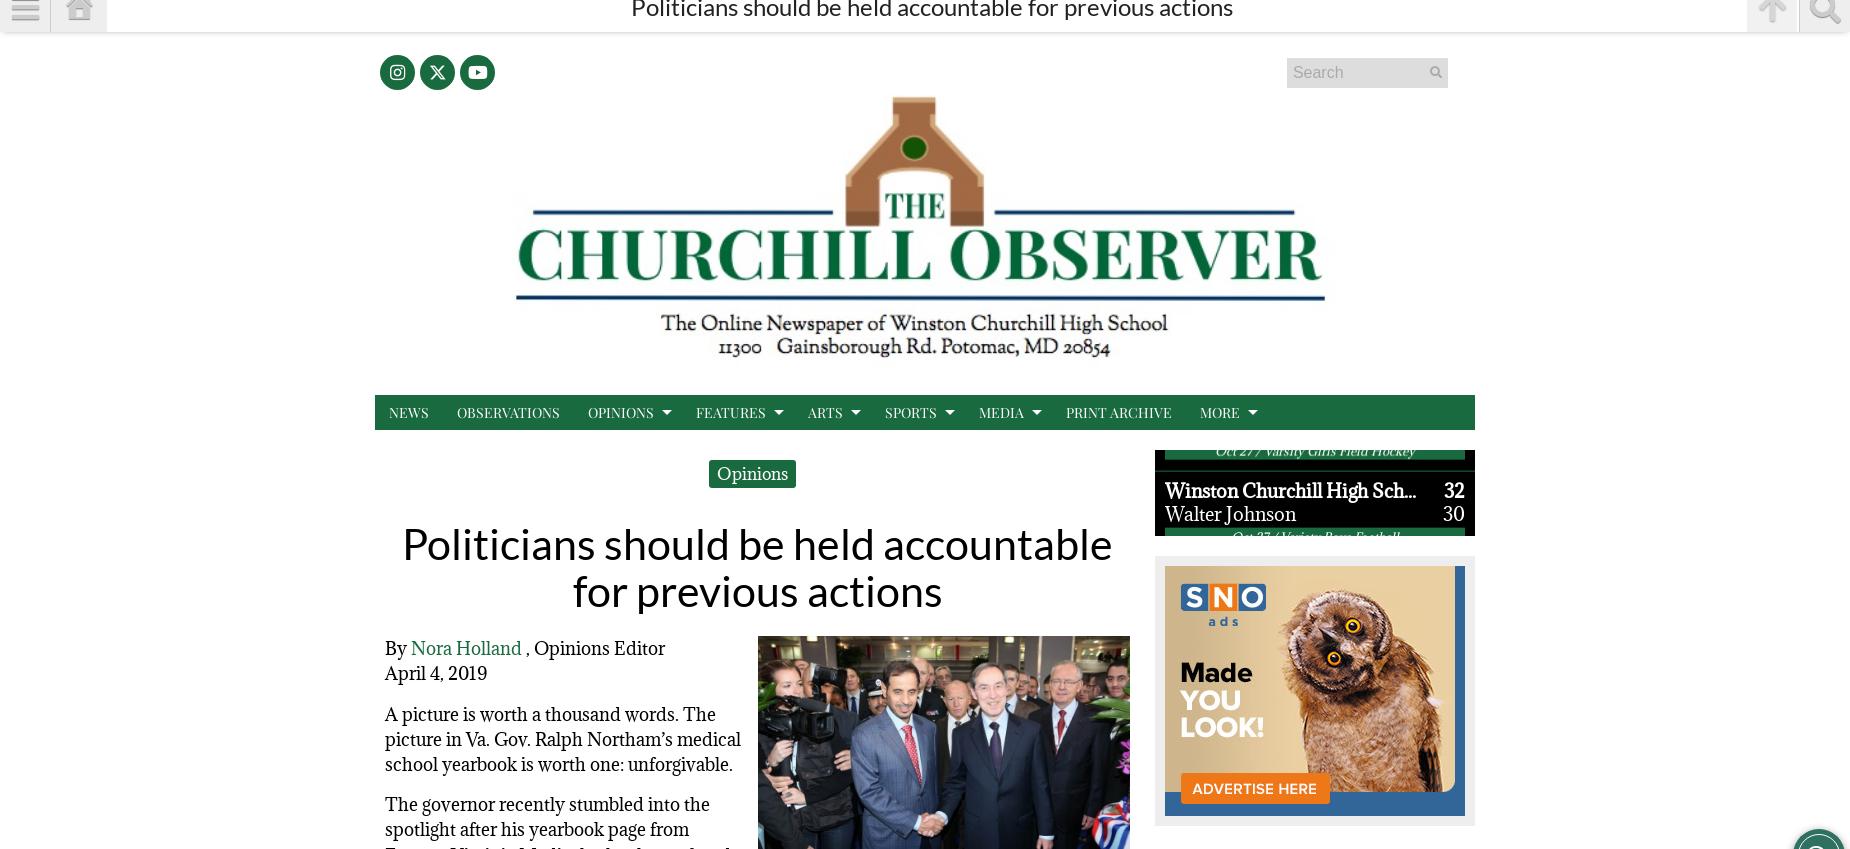 This screenshot has height=849, width=1850. Describe the element at coordinates (1313, 428) in the screenshot. I see `'Oct 27 / Varsity Girls Field Hockey'` at that location.